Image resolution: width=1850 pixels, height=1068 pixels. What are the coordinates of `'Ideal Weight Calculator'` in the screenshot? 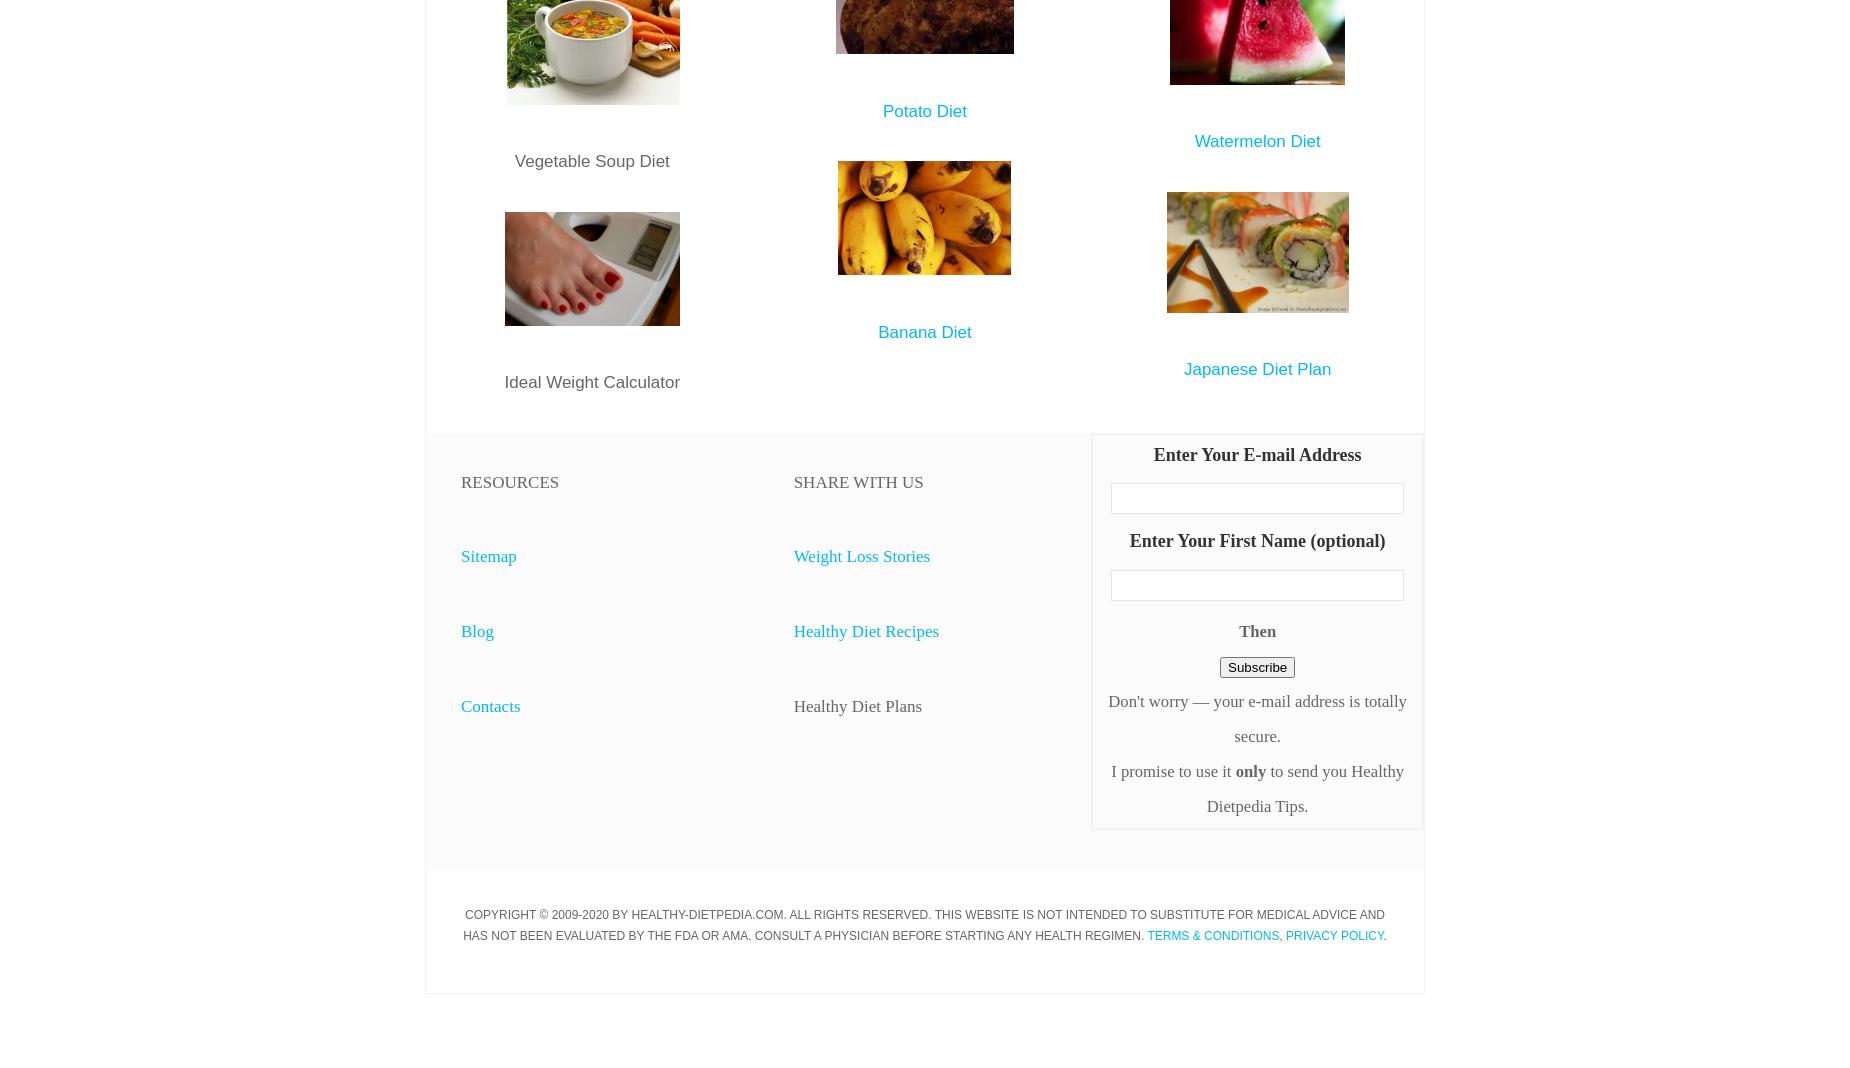 It's located at (592, 380).